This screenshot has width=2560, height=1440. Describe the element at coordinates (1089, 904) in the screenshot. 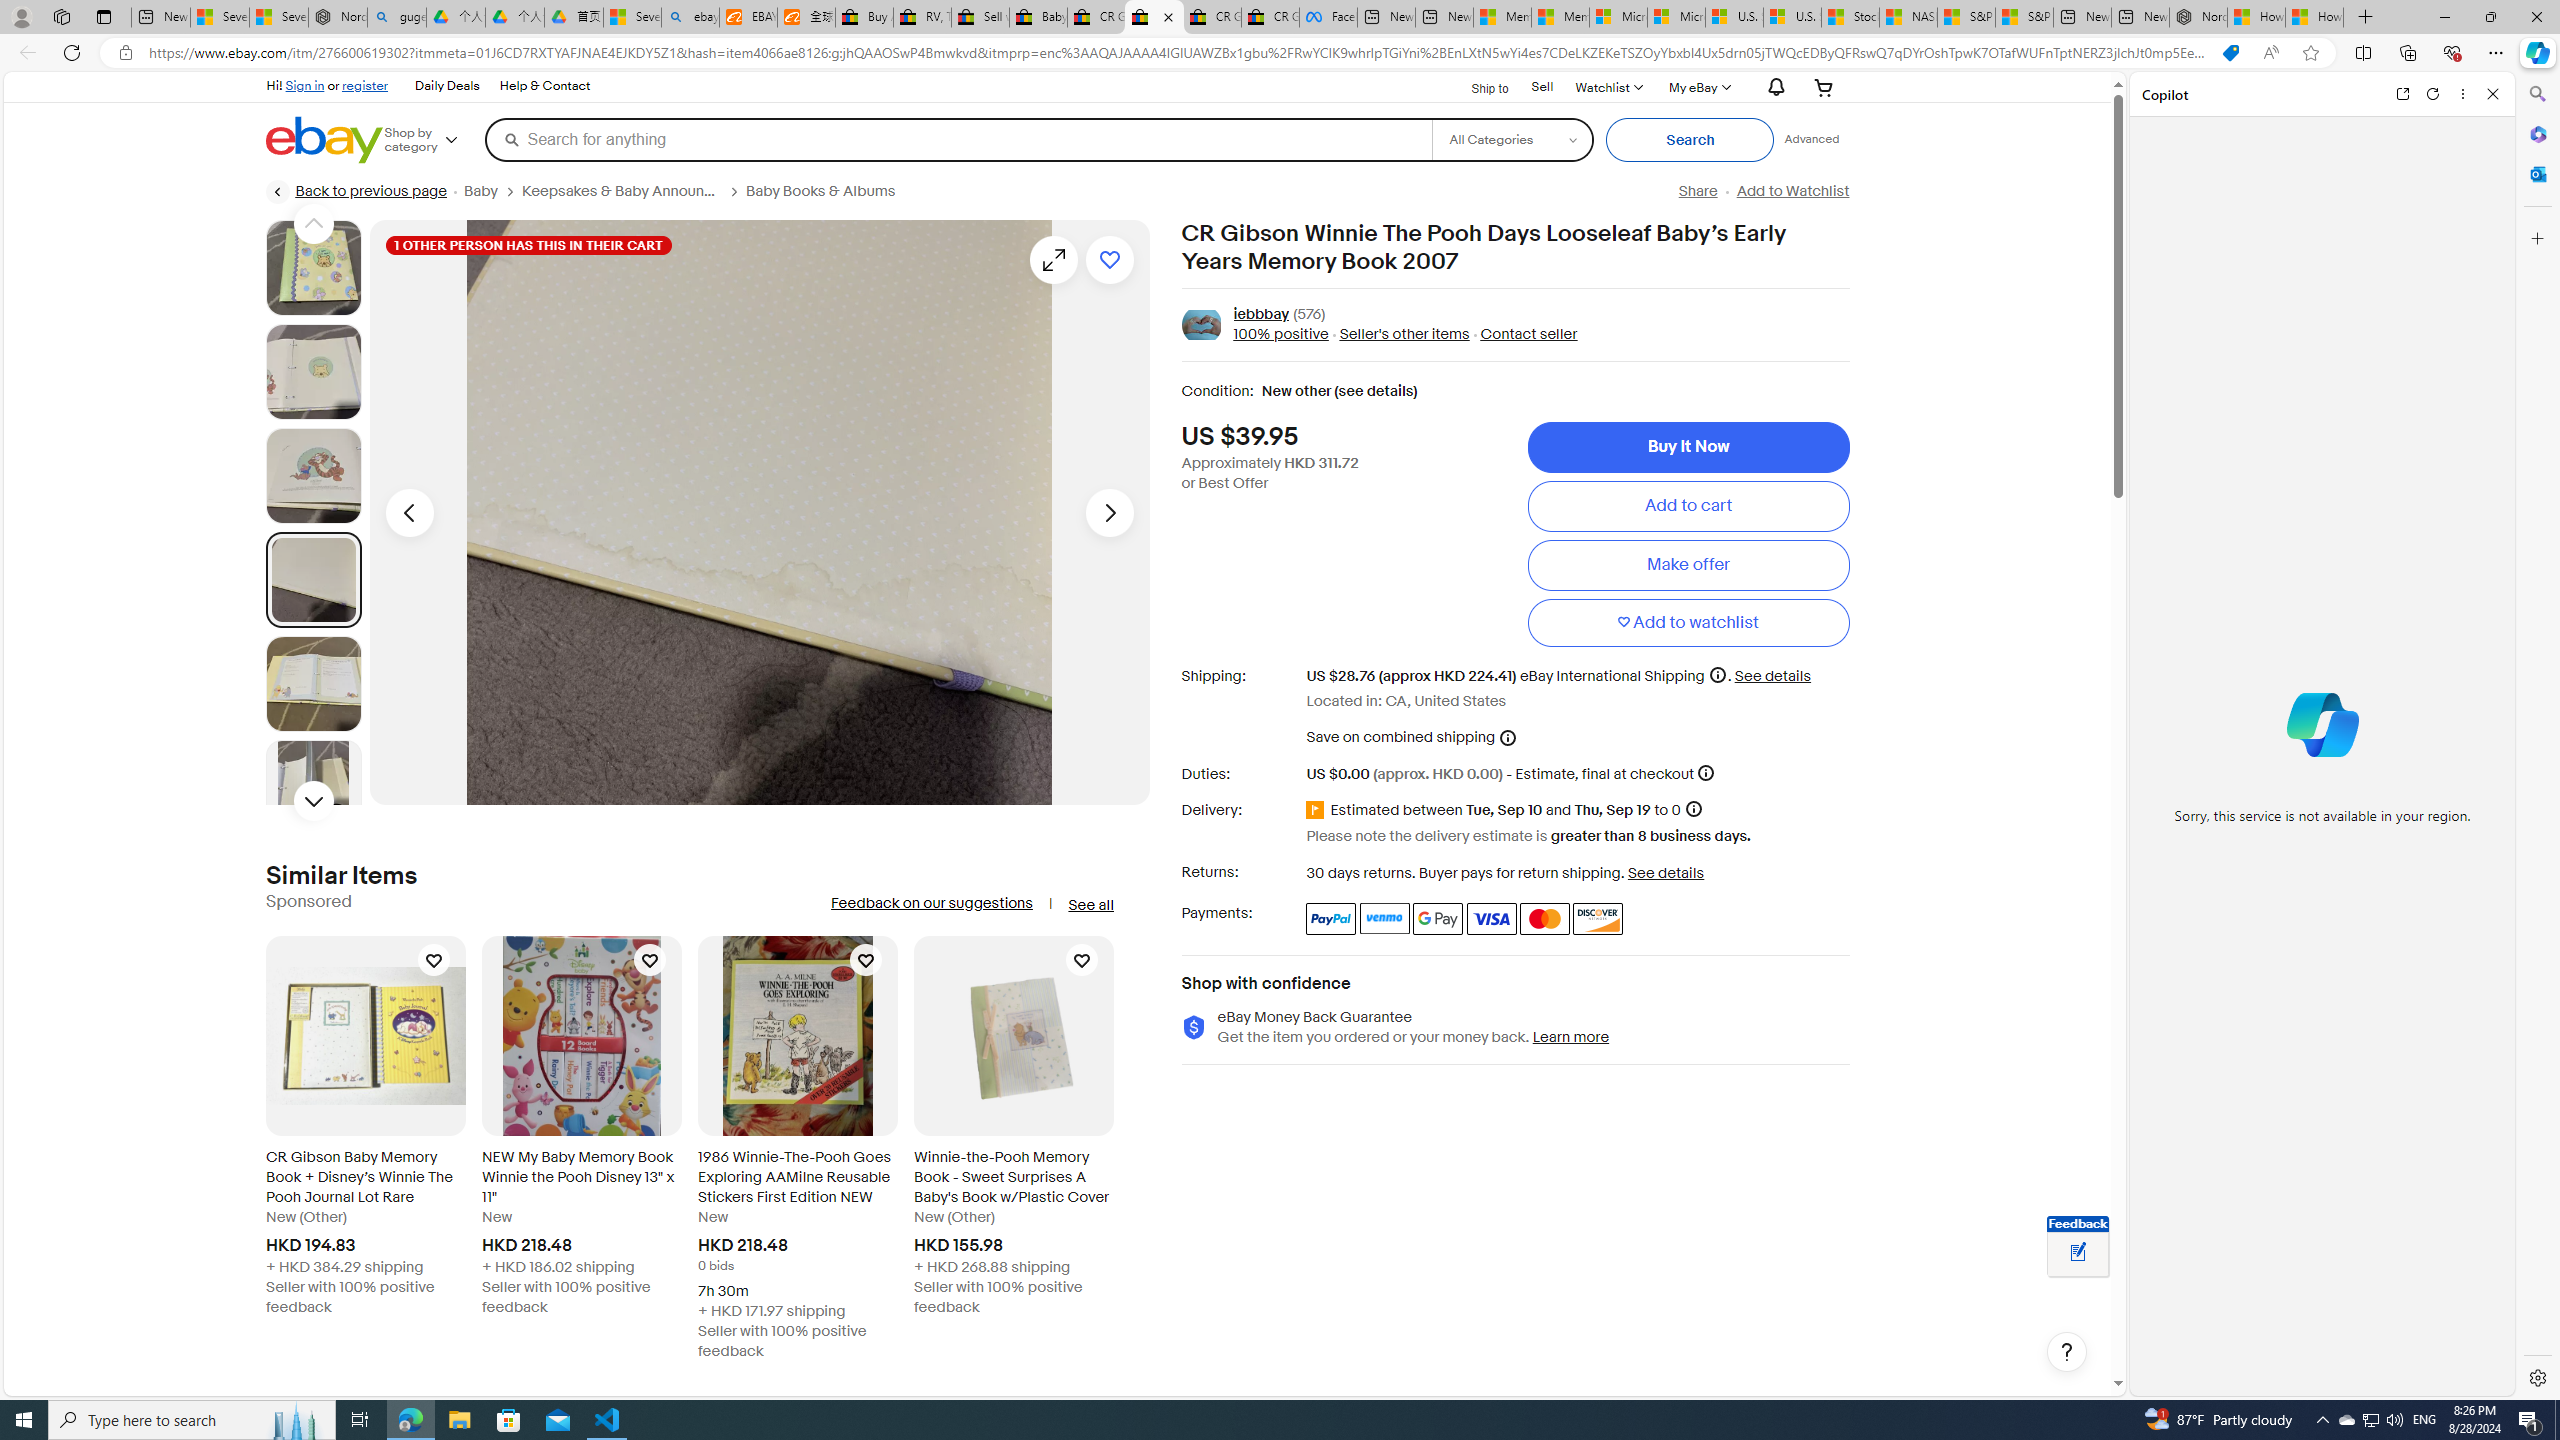

I see `'See all'` at that location.